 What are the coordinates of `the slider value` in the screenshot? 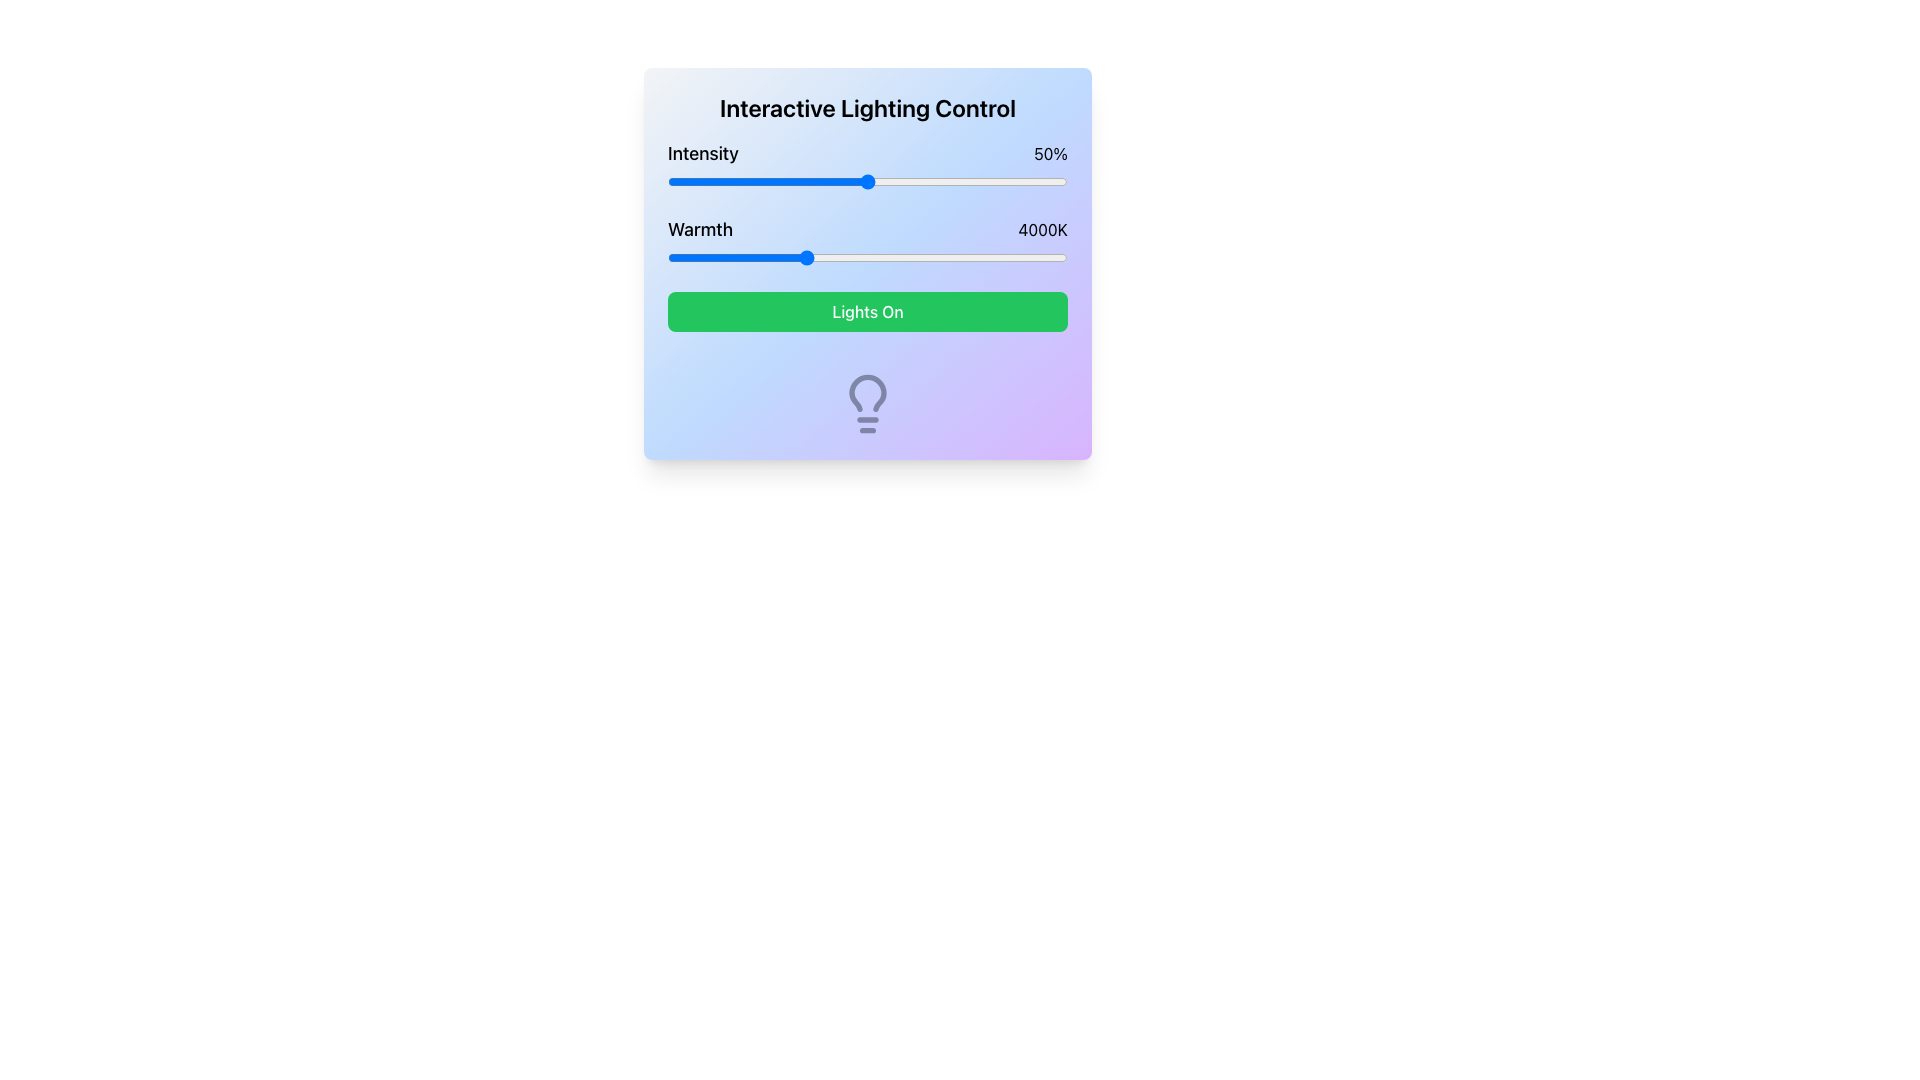 It's located at (875, 181).